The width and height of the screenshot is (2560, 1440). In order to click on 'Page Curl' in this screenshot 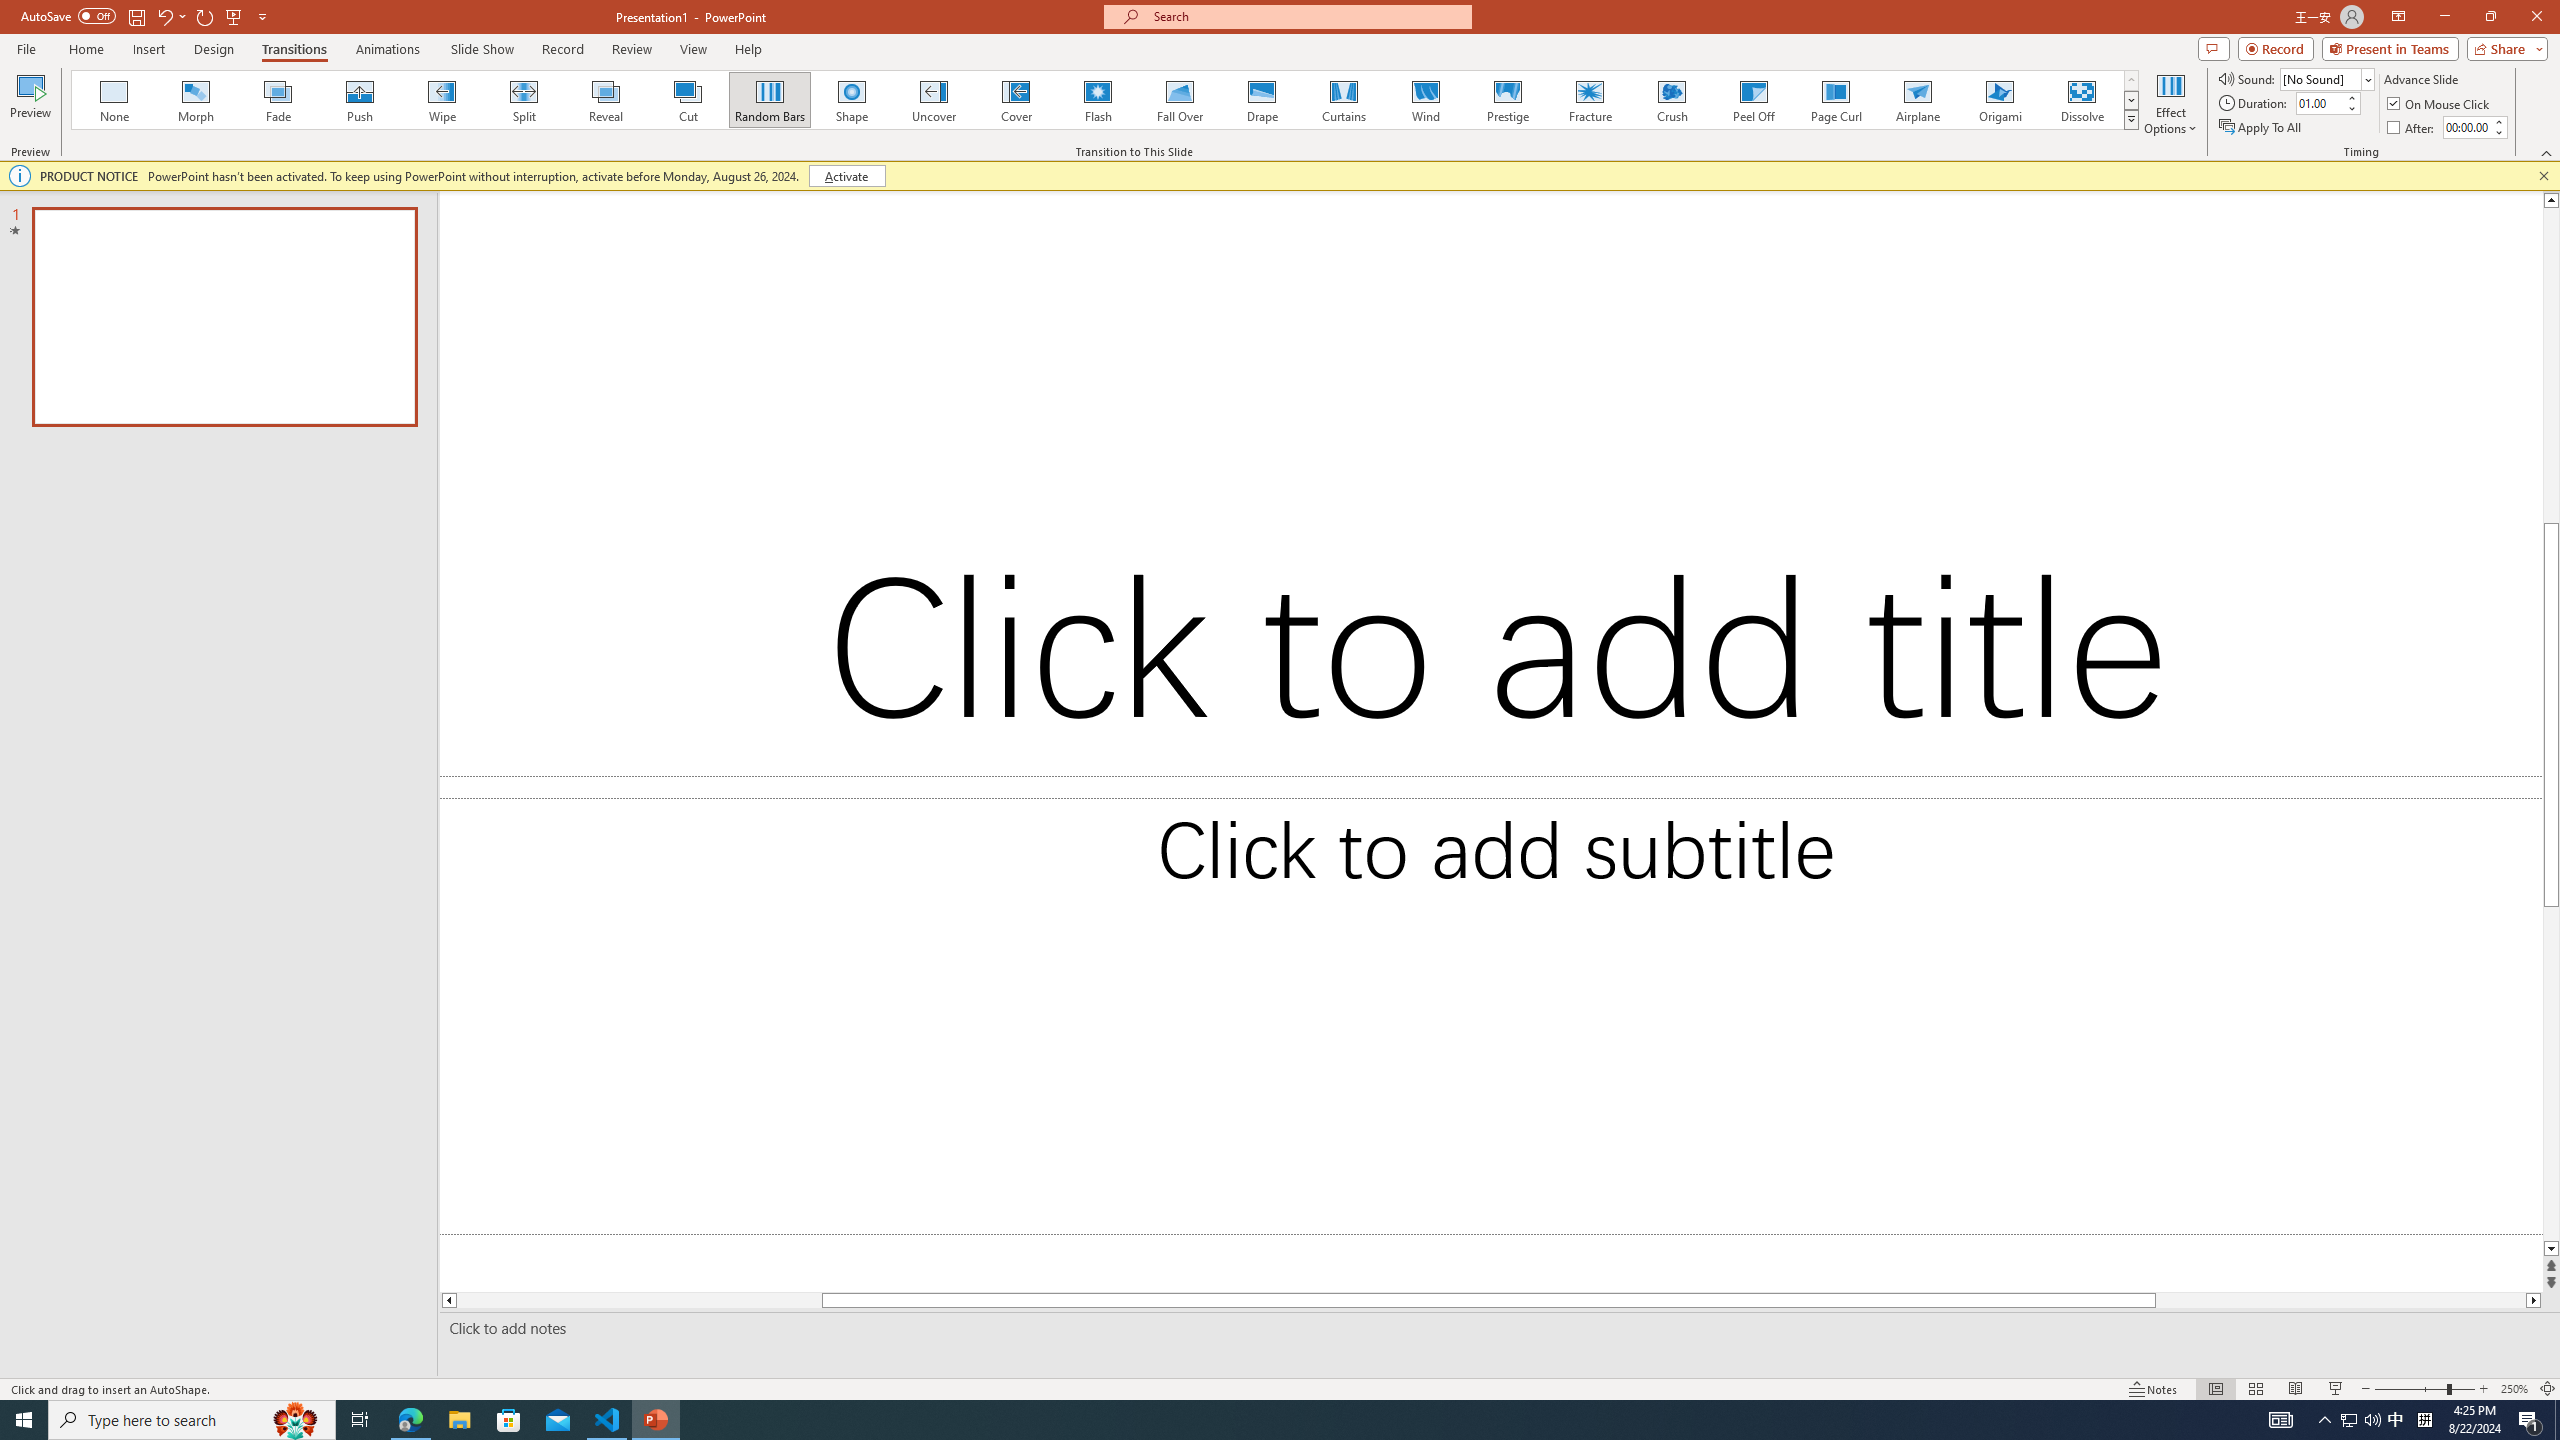, I will do `click(1834, 99)`.